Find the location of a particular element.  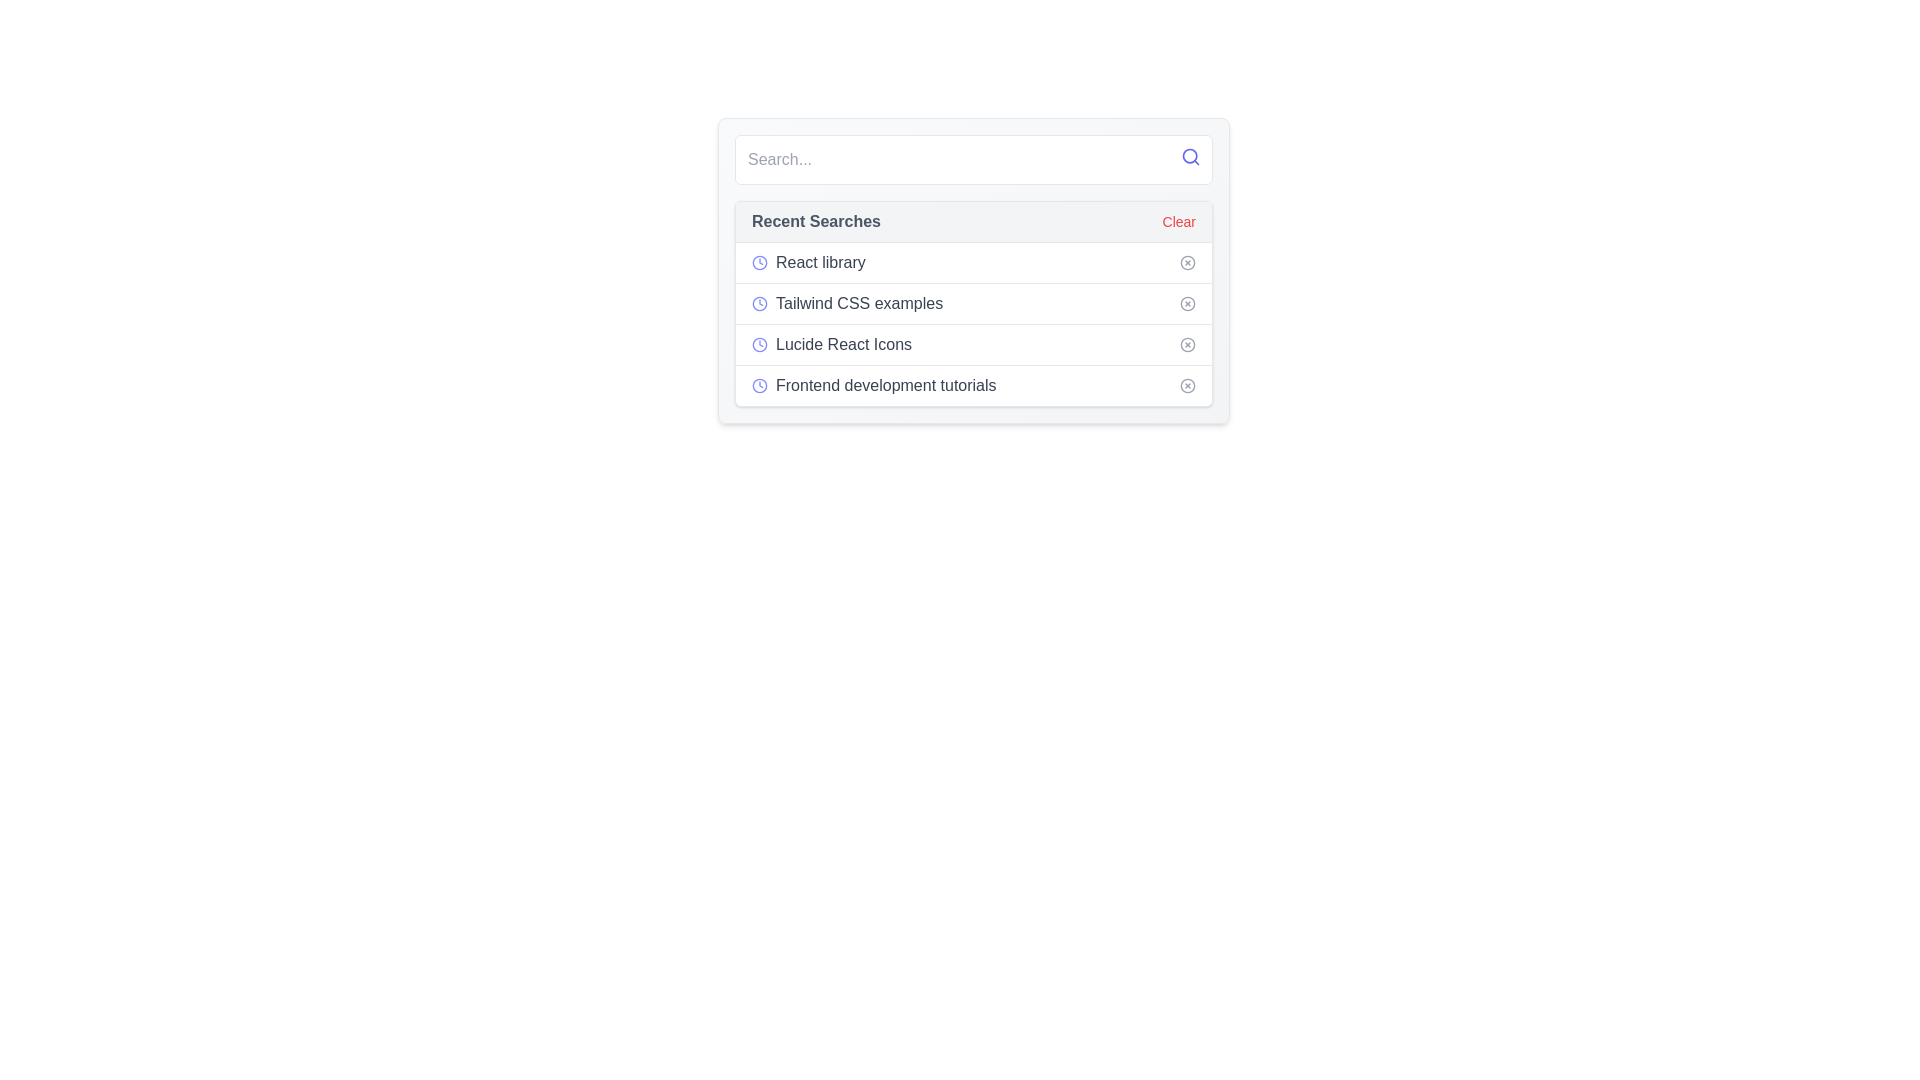

the clock icon located to the left of the text 'Frontend development tutorials' in the recent searches list to interact with it is located at coordinates (758, 385).